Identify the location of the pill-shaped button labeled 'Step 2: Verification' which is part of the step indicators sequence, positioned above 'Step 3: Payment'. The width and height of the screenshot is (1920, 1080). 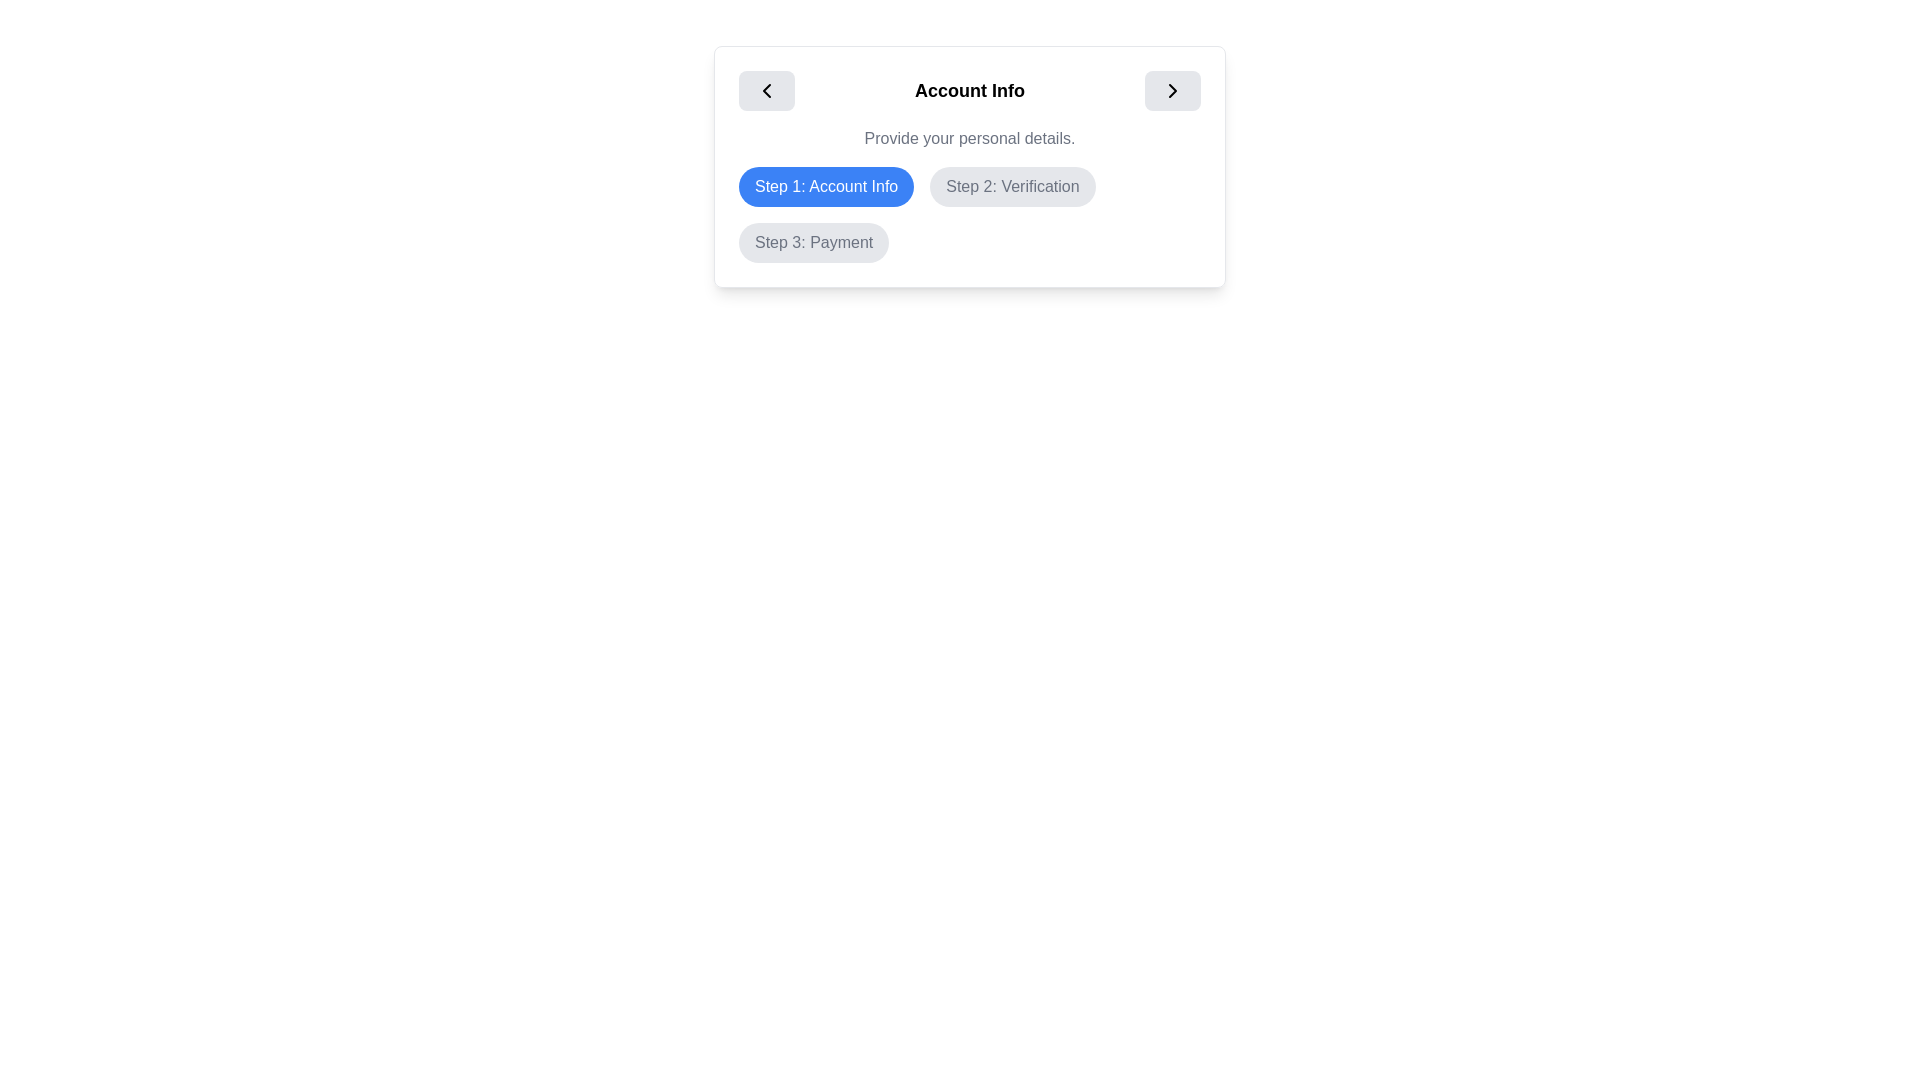
(1012, 186).